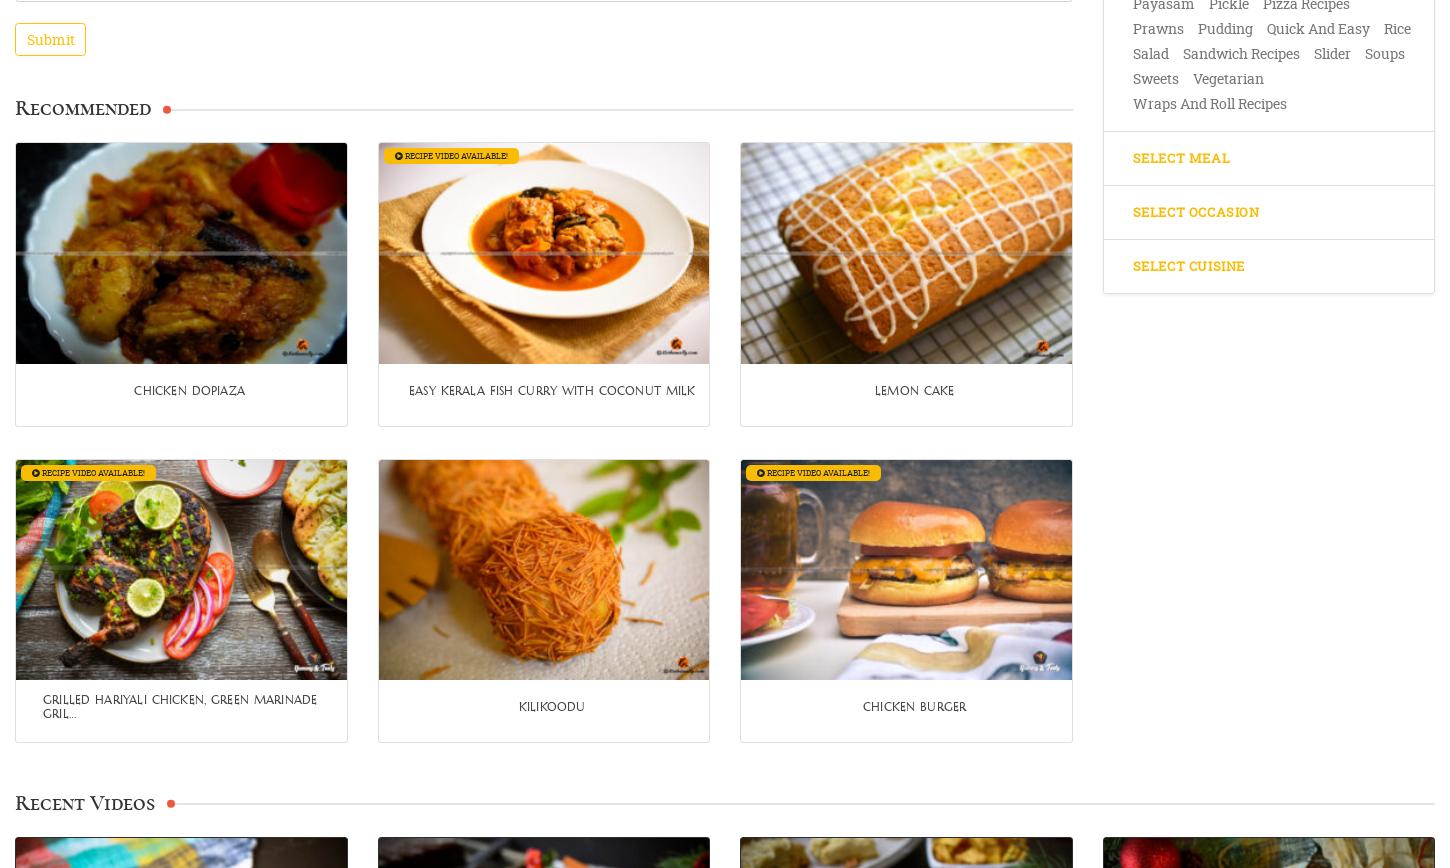 The height and width of the screenshot is (868, 1450). Describe the element at coordinates (1148, 53) in the screenshot. I see `'Salad'` at that location.